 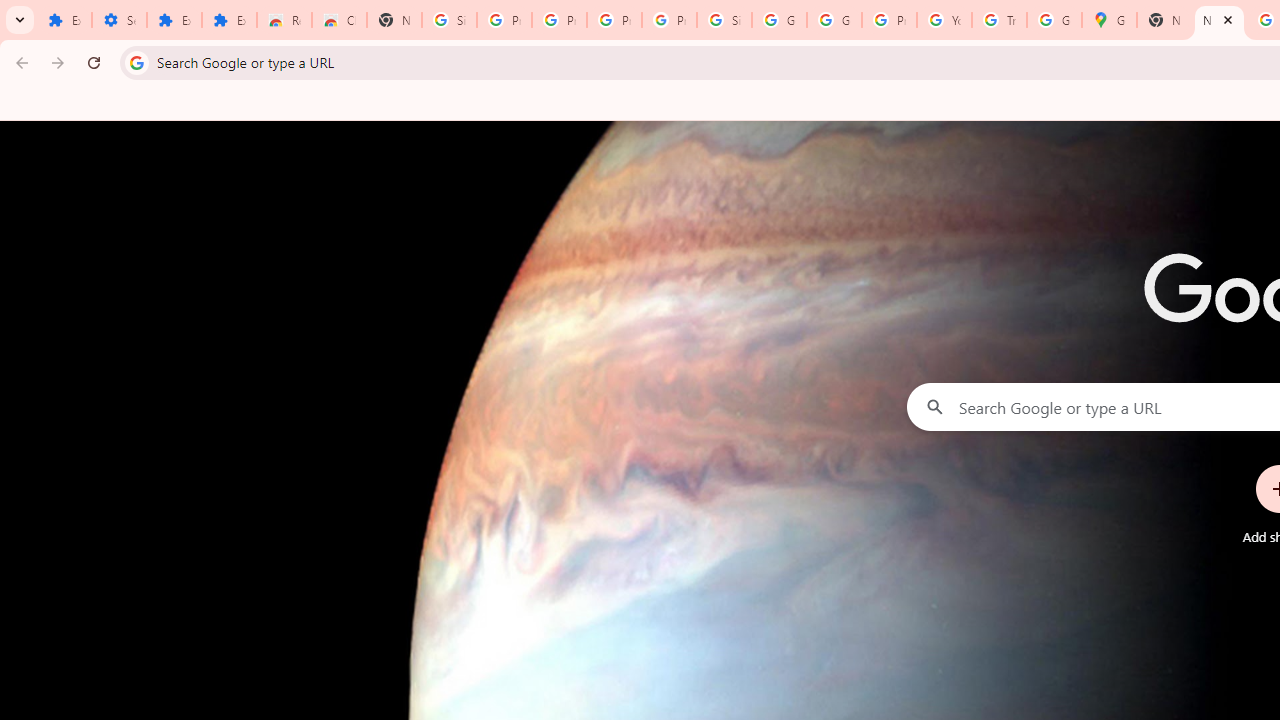 I want to click on 'Chrome Web Store - Themes', so click(x=339, y=20).